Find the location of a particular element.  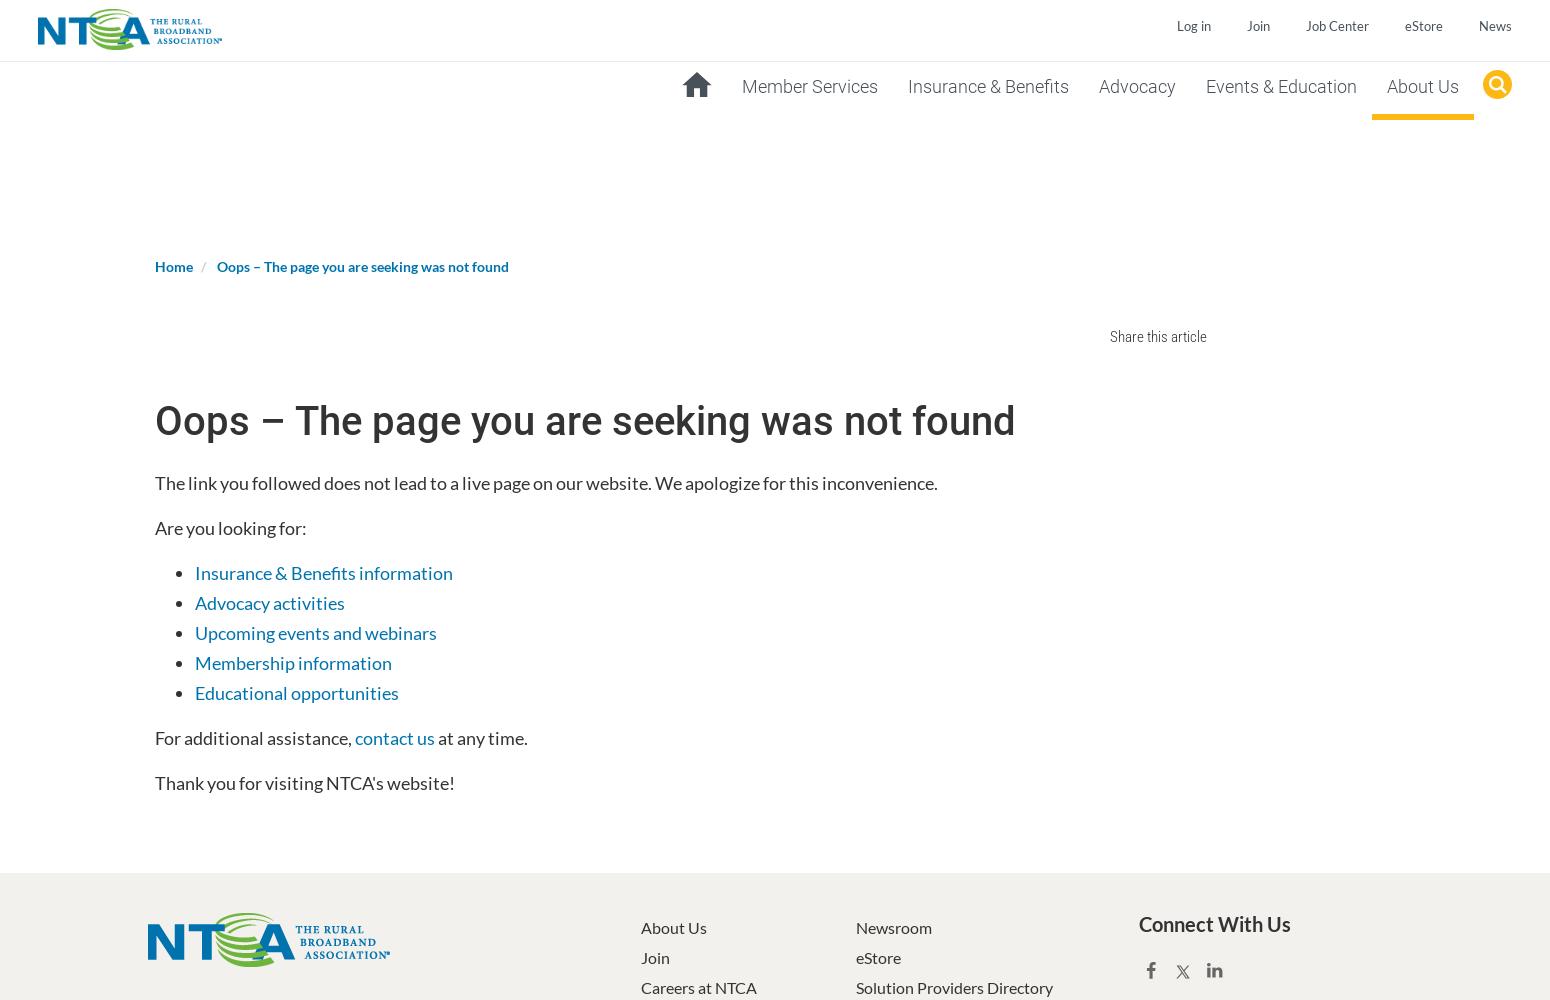

'Upcoming events and webinars' is located at coordinates (315, 633).